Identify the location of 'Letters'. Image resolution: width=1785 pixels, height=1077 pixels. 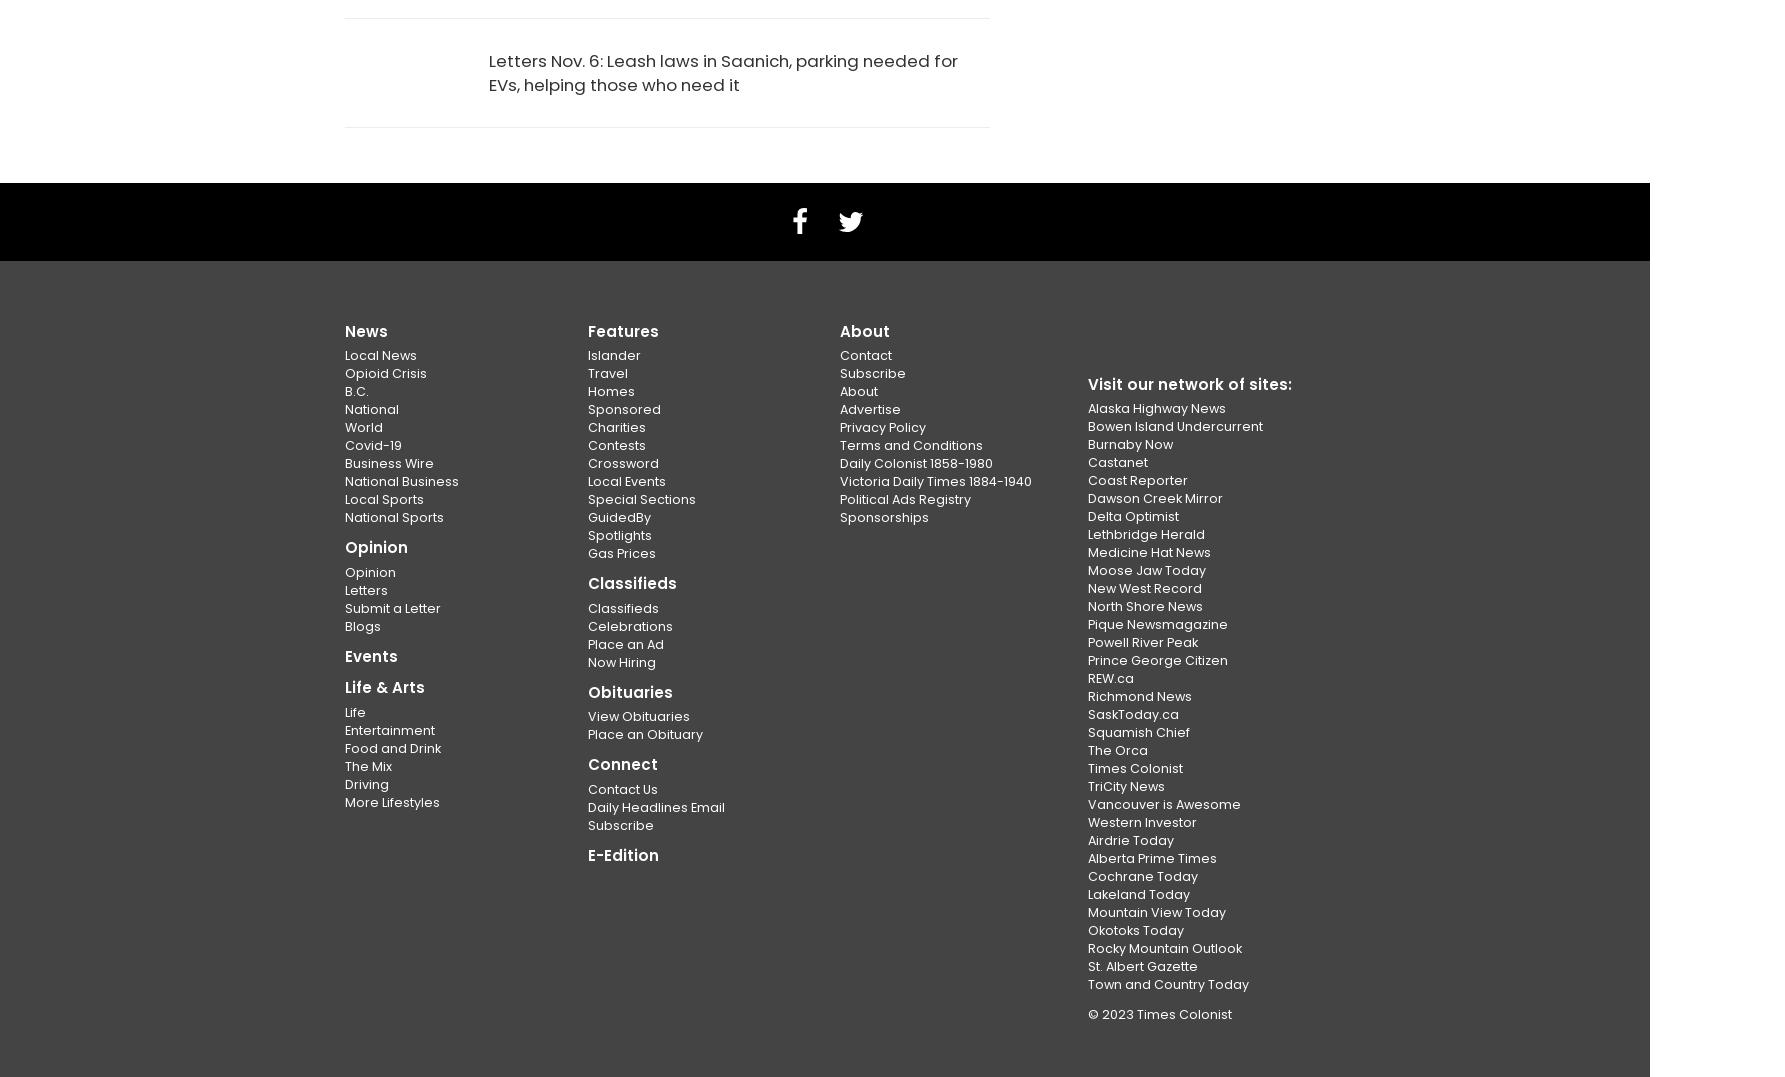
(366, 588).